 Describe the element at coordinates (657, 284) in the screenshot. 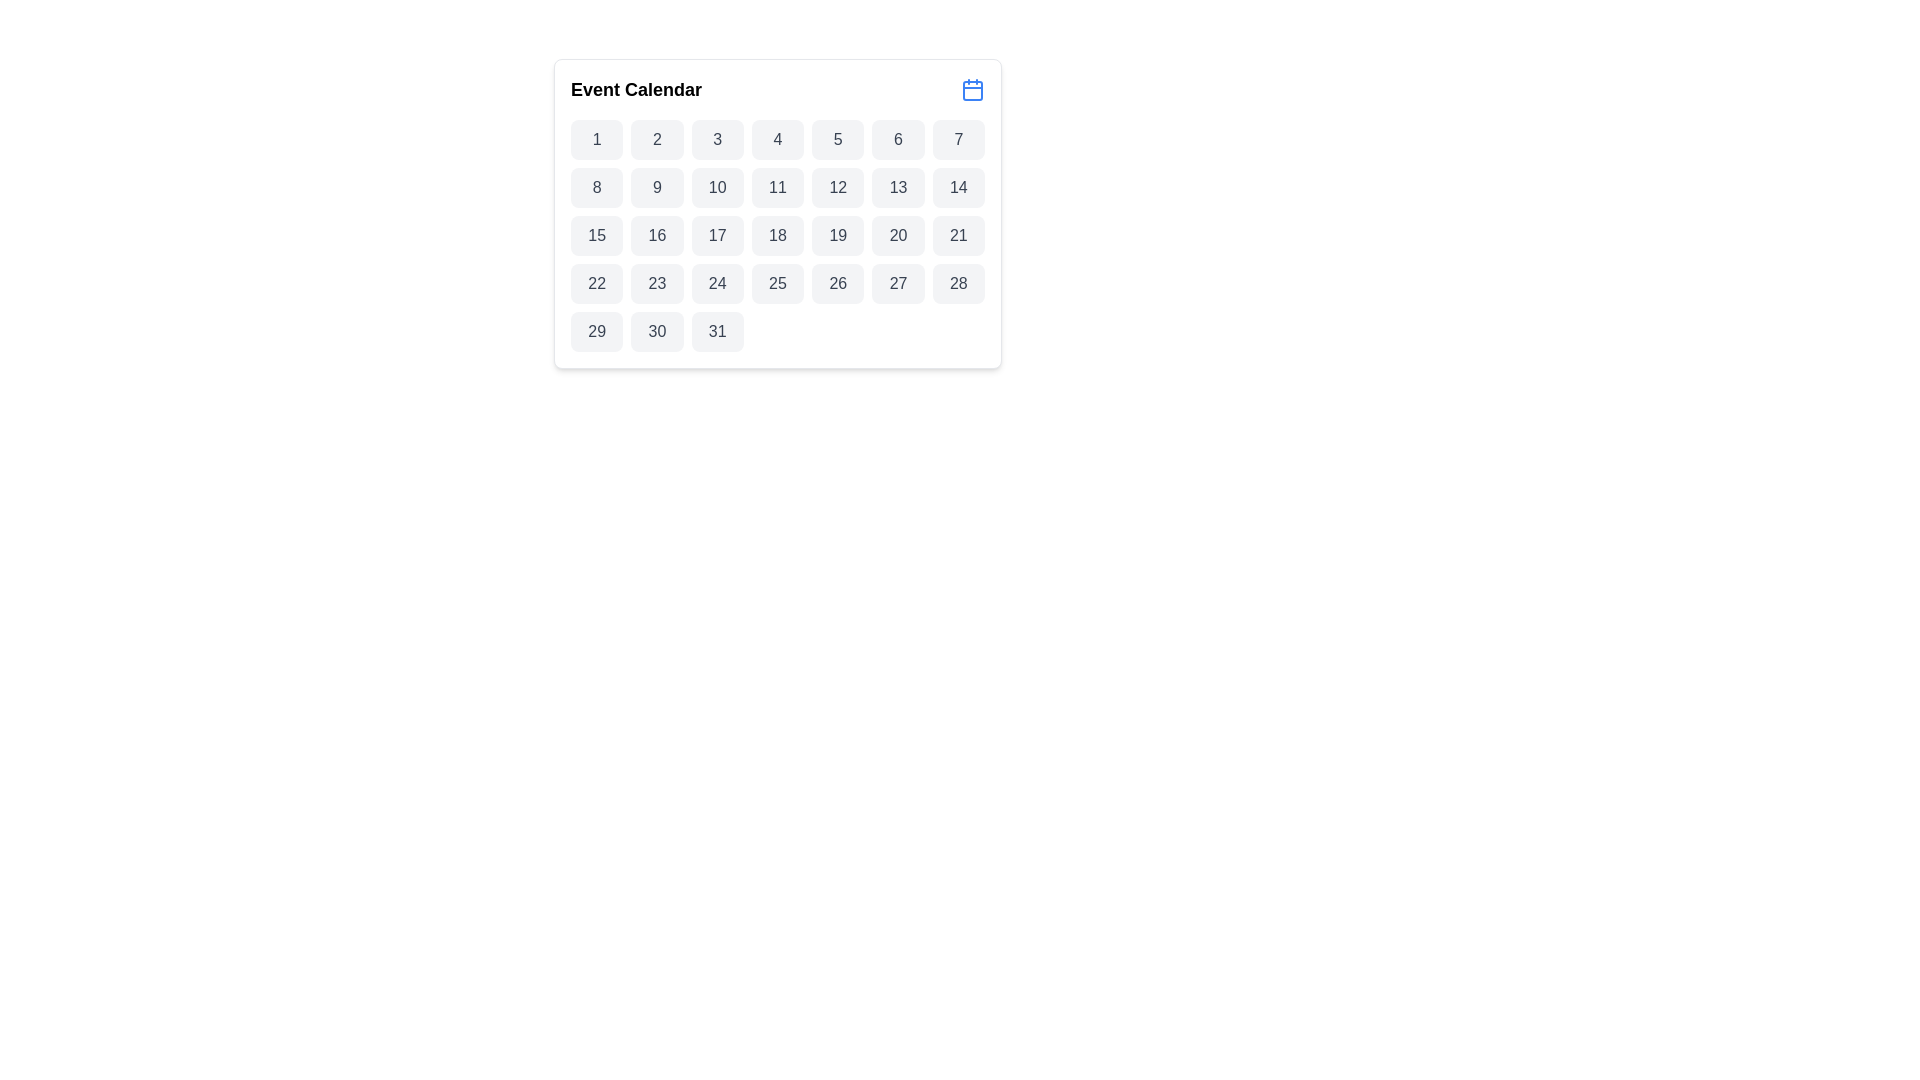

I see `the button representing the date '23' in the calendar interface` at that location.